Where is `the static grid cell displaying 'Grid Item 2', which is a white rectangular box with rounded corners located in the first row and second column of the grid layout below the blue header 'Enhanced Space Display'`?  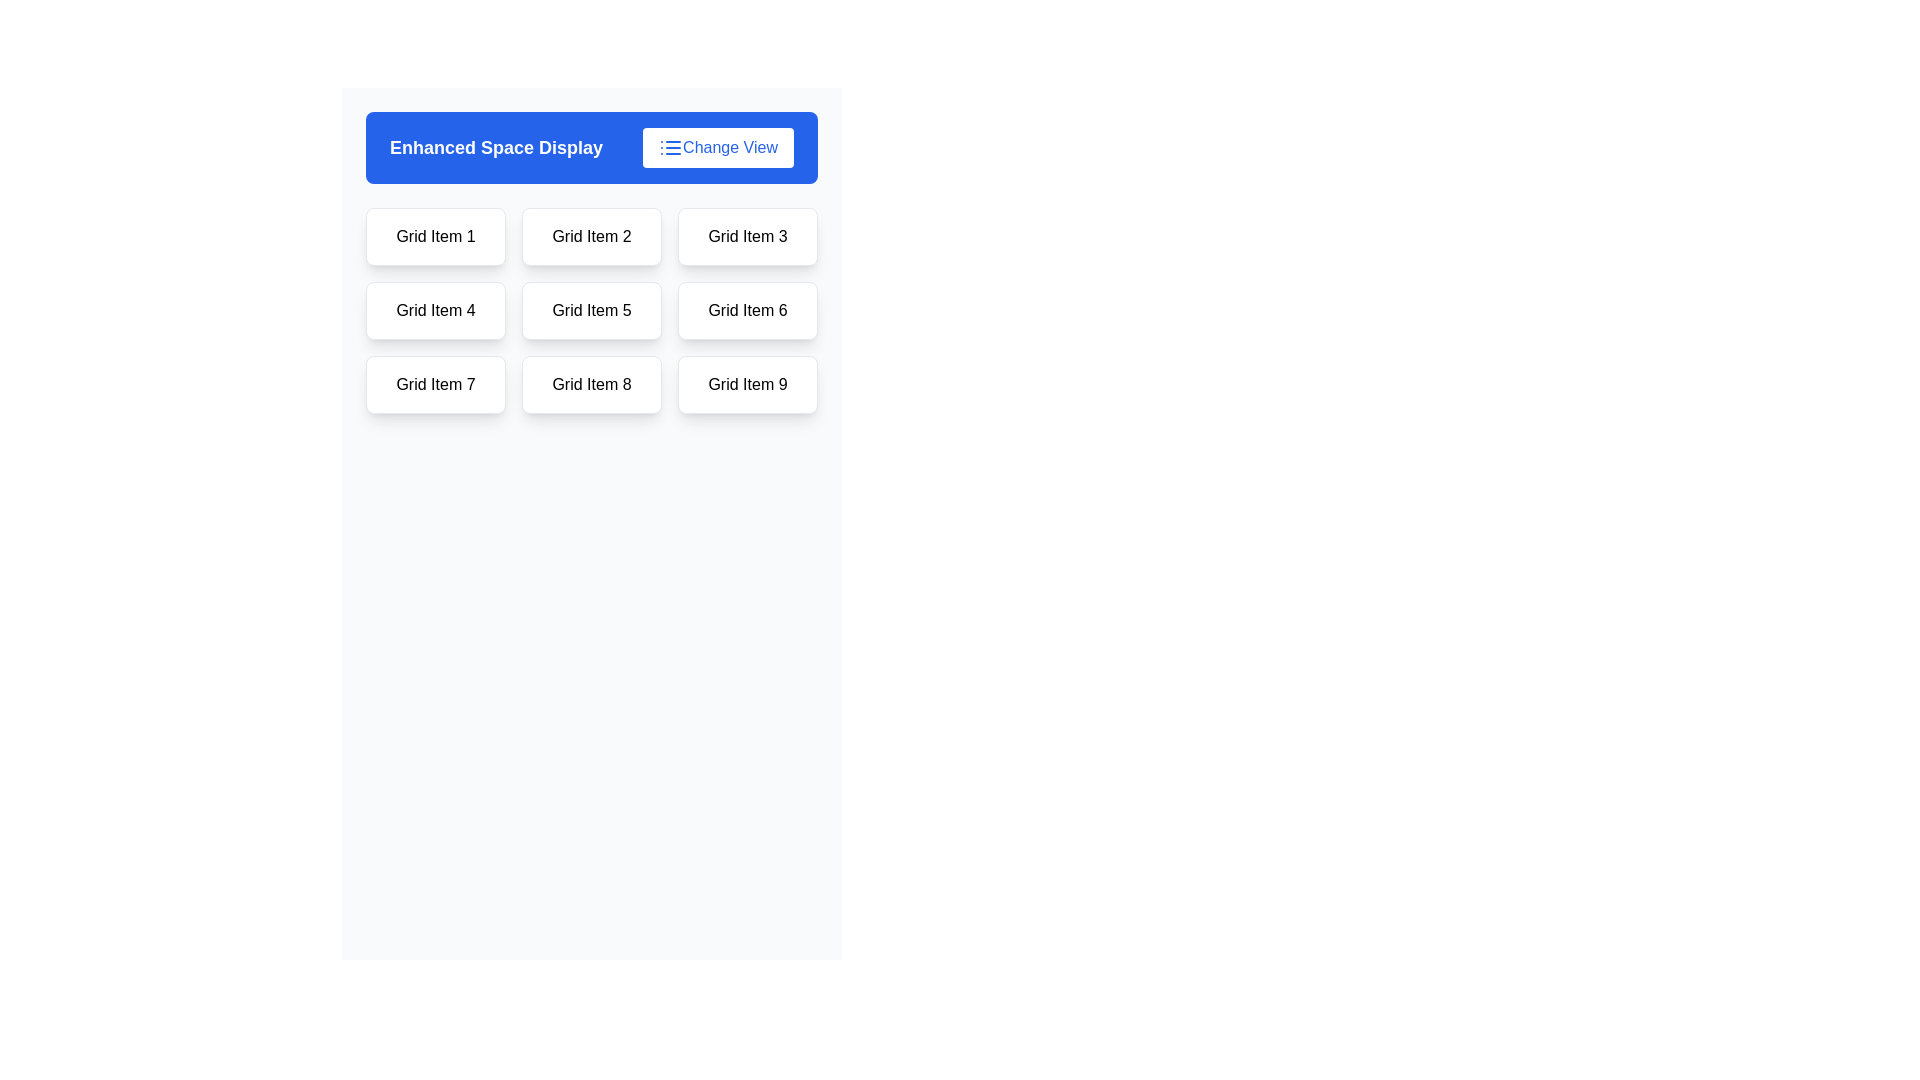 the static grid cell displaying 'Grid Item 2', which is a white rectangular box with rounded corners located in the first row and second column of the grid layout below the blue header 'Enhanced Space Display' is located at coordinates (590, 235).